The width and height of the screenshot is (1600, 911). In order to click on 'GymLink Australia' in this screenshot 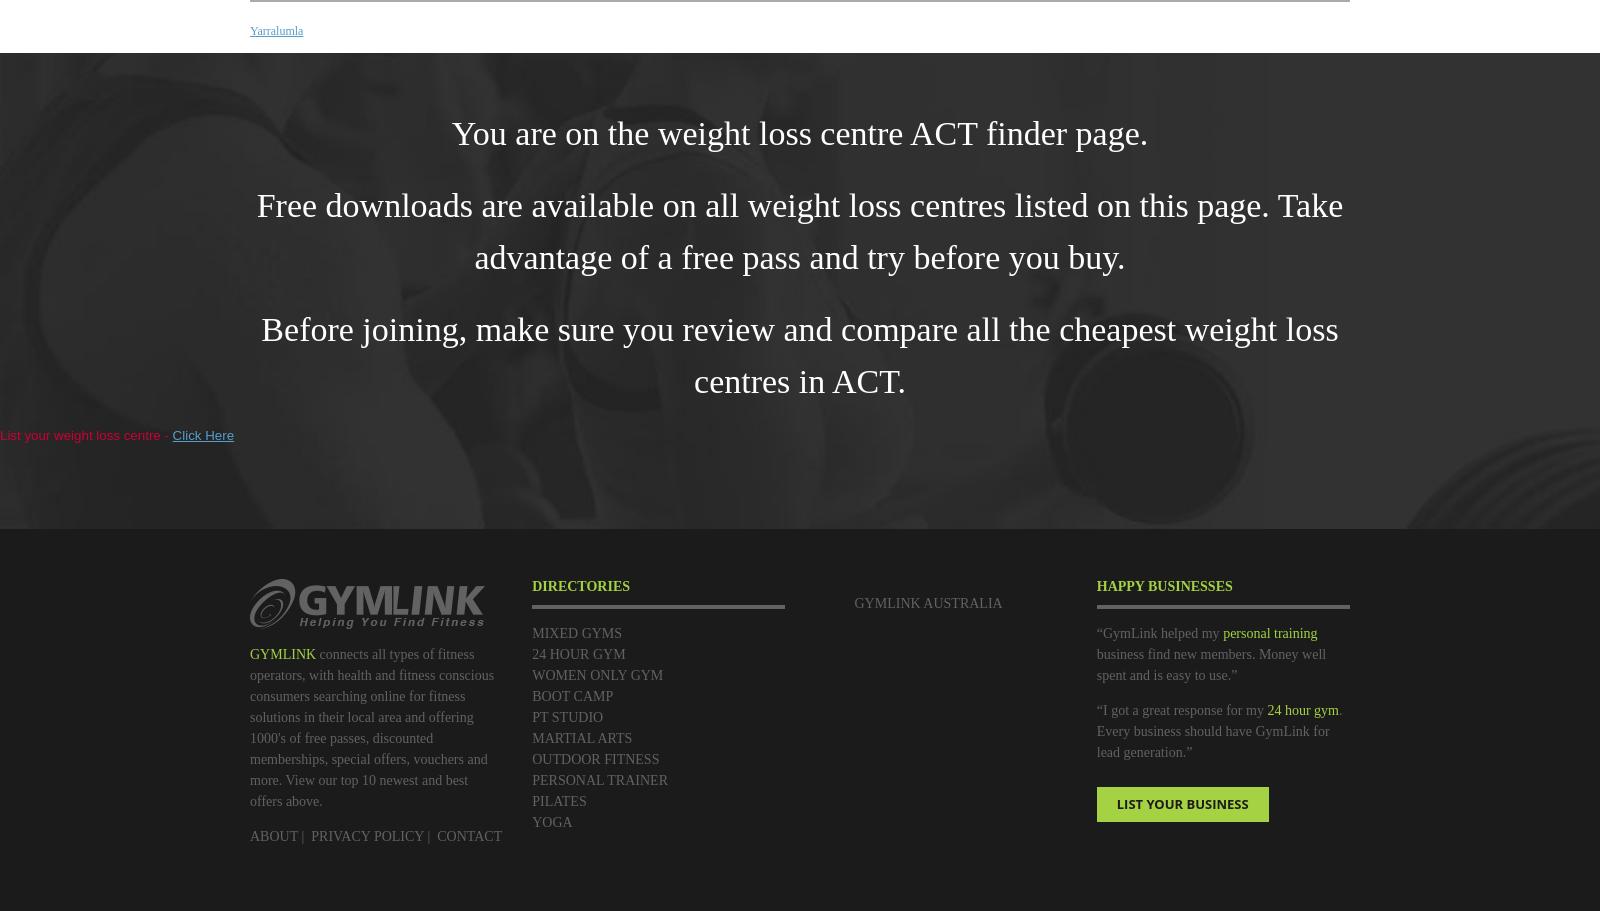, I will do `click(926, 601)`.